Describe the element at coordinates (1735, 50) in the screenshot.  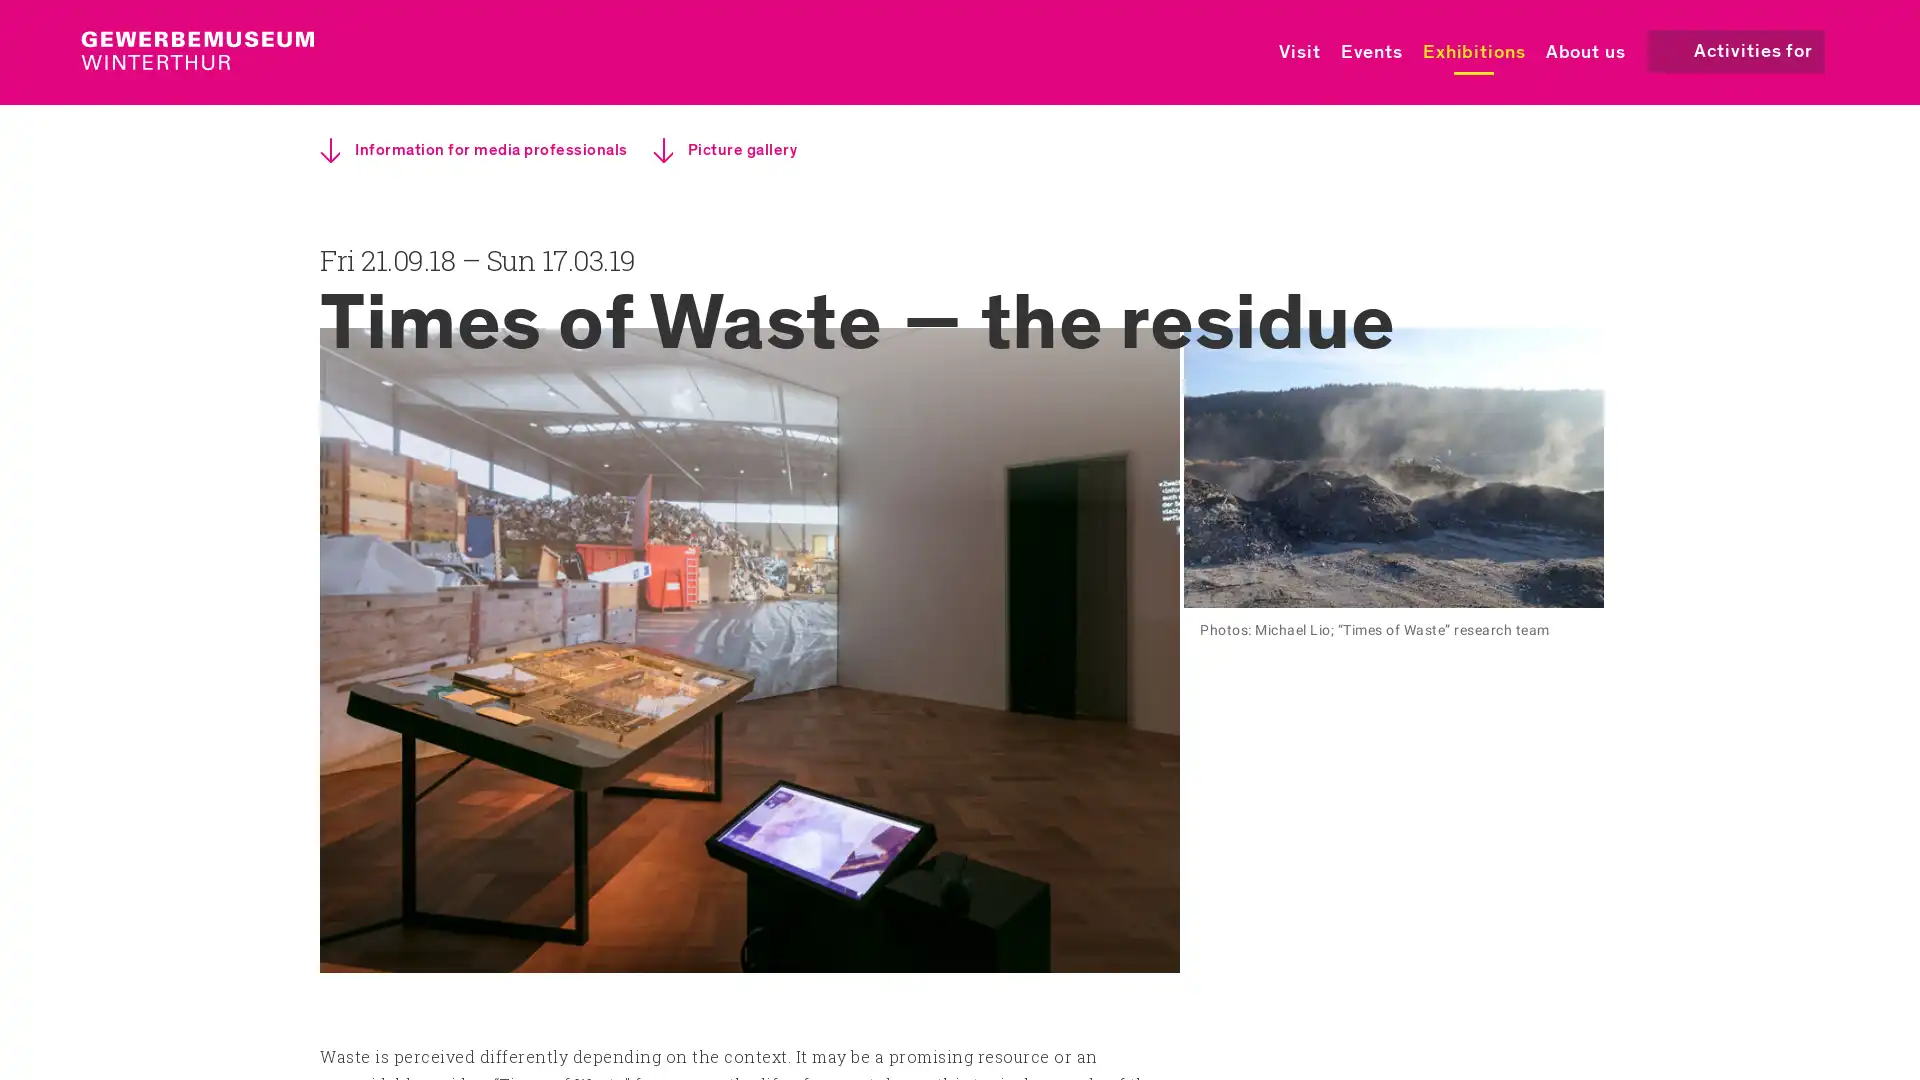
I see `Activities for` at that location.